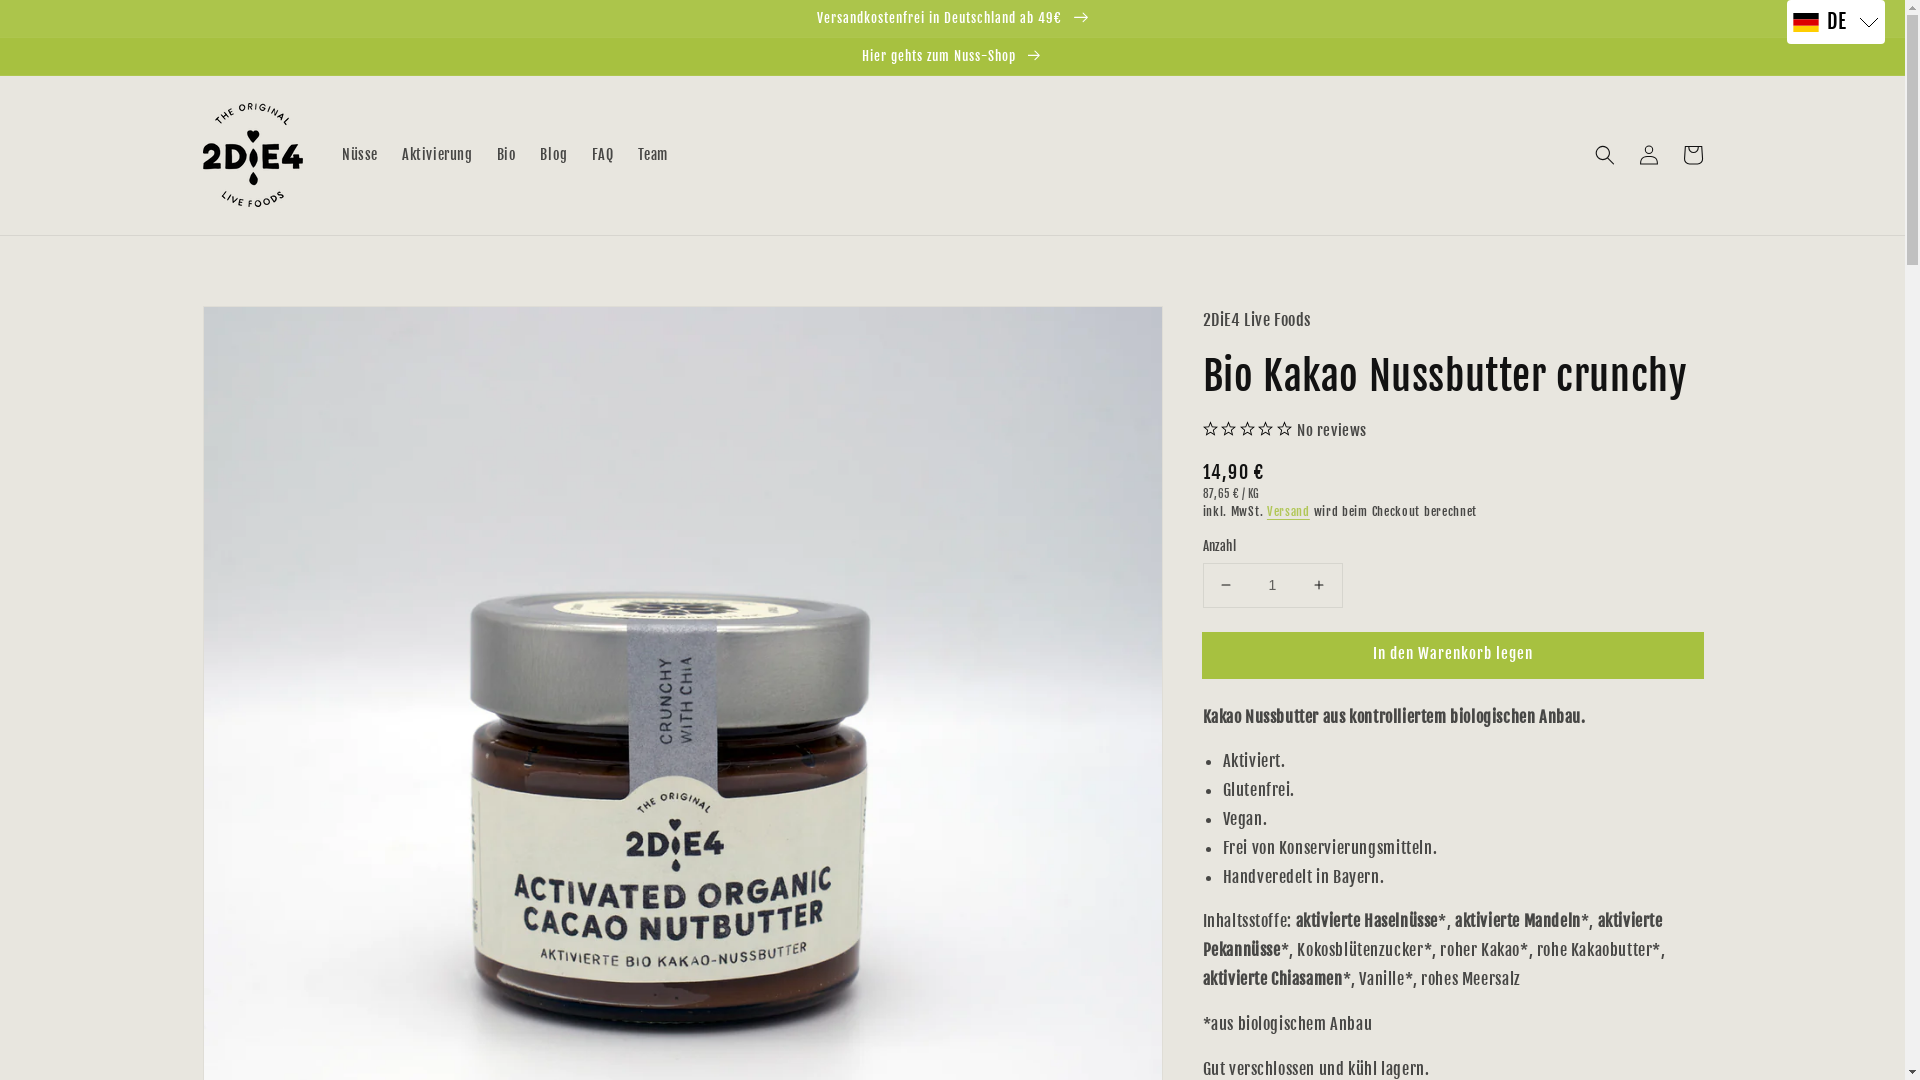  I want to click on 'Team', so click(652, 153).